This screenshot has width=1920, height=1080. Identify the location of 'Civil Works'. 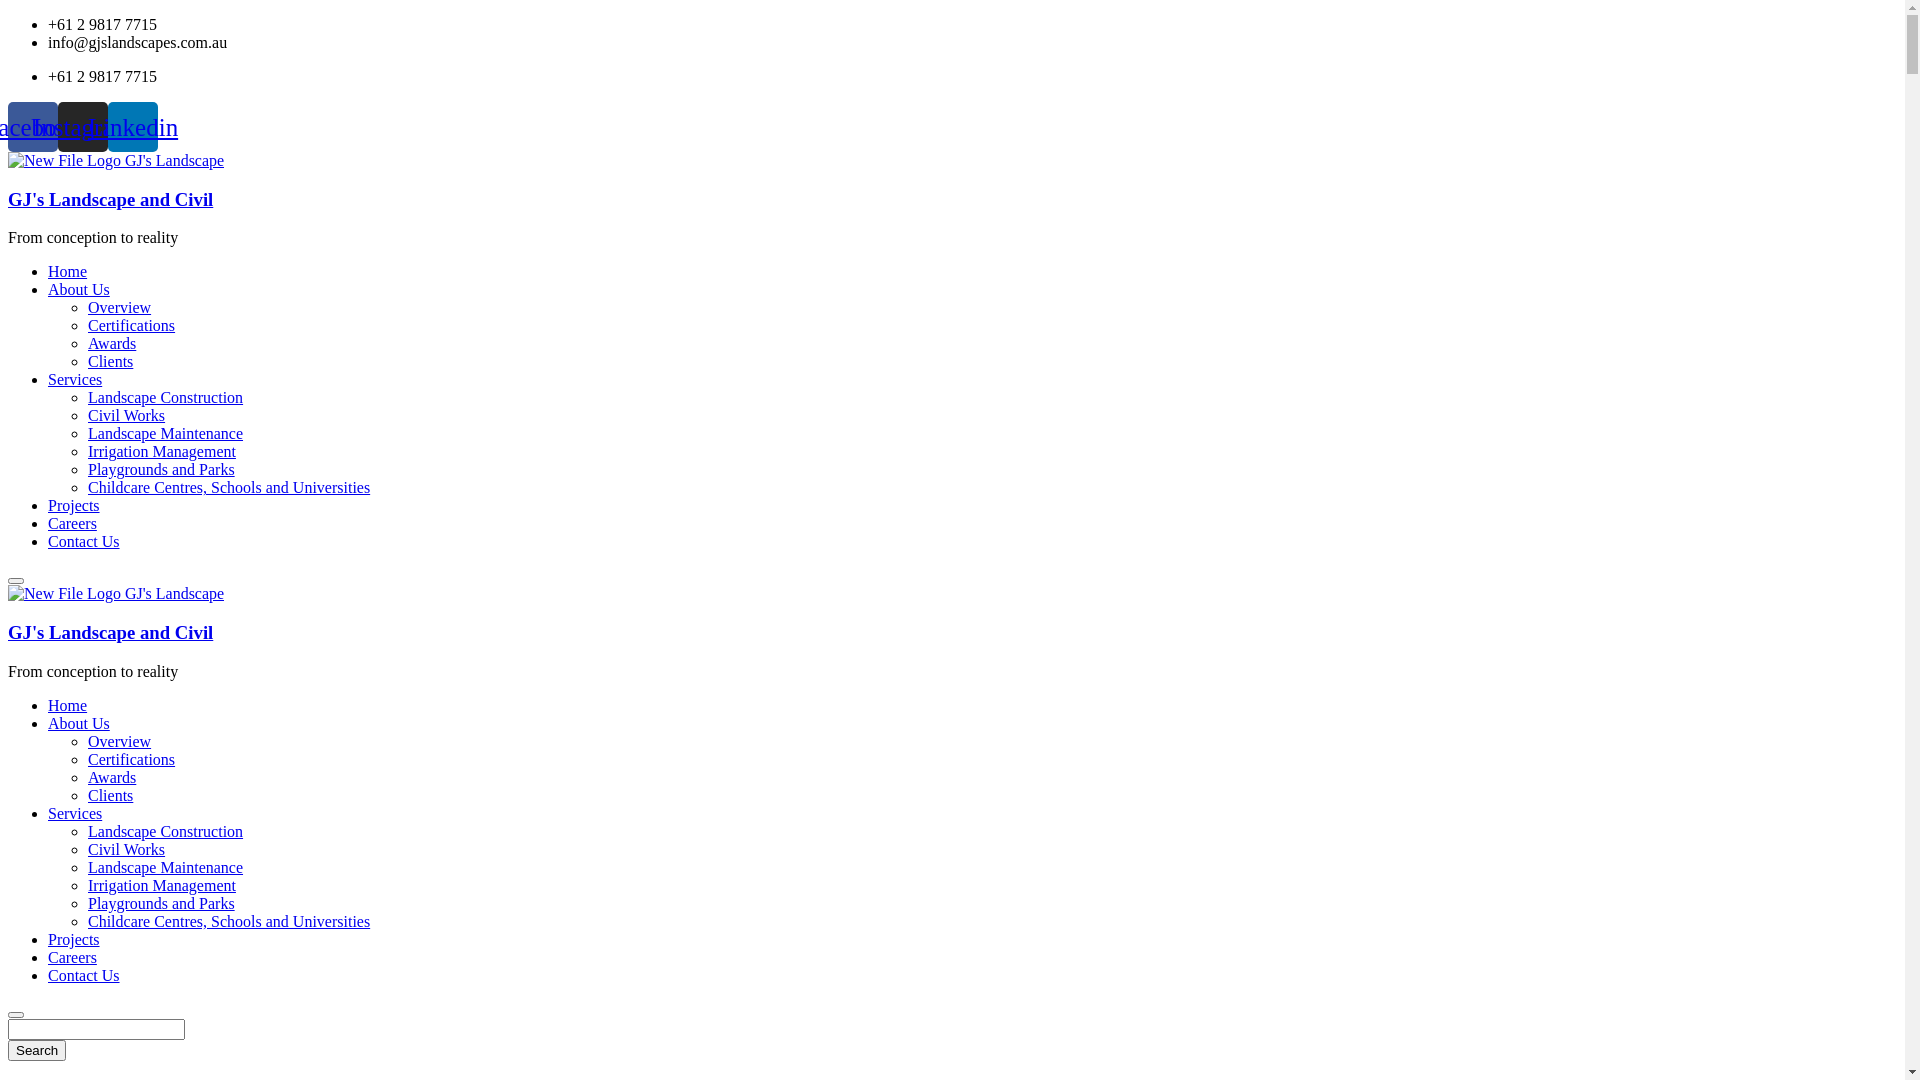
(125, 414).